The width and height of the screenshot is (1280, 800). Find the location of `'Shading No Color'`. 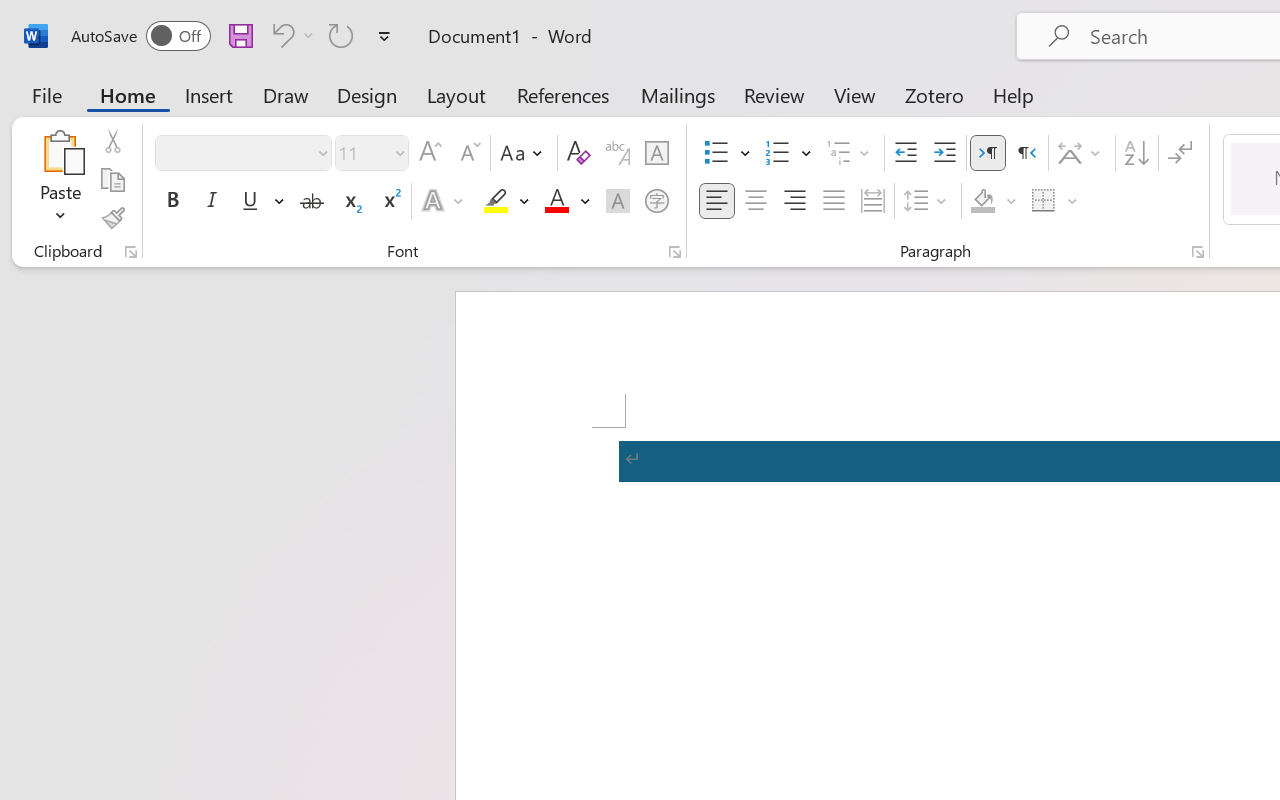

'Shading No Color' is located at coordinates (983, 201).